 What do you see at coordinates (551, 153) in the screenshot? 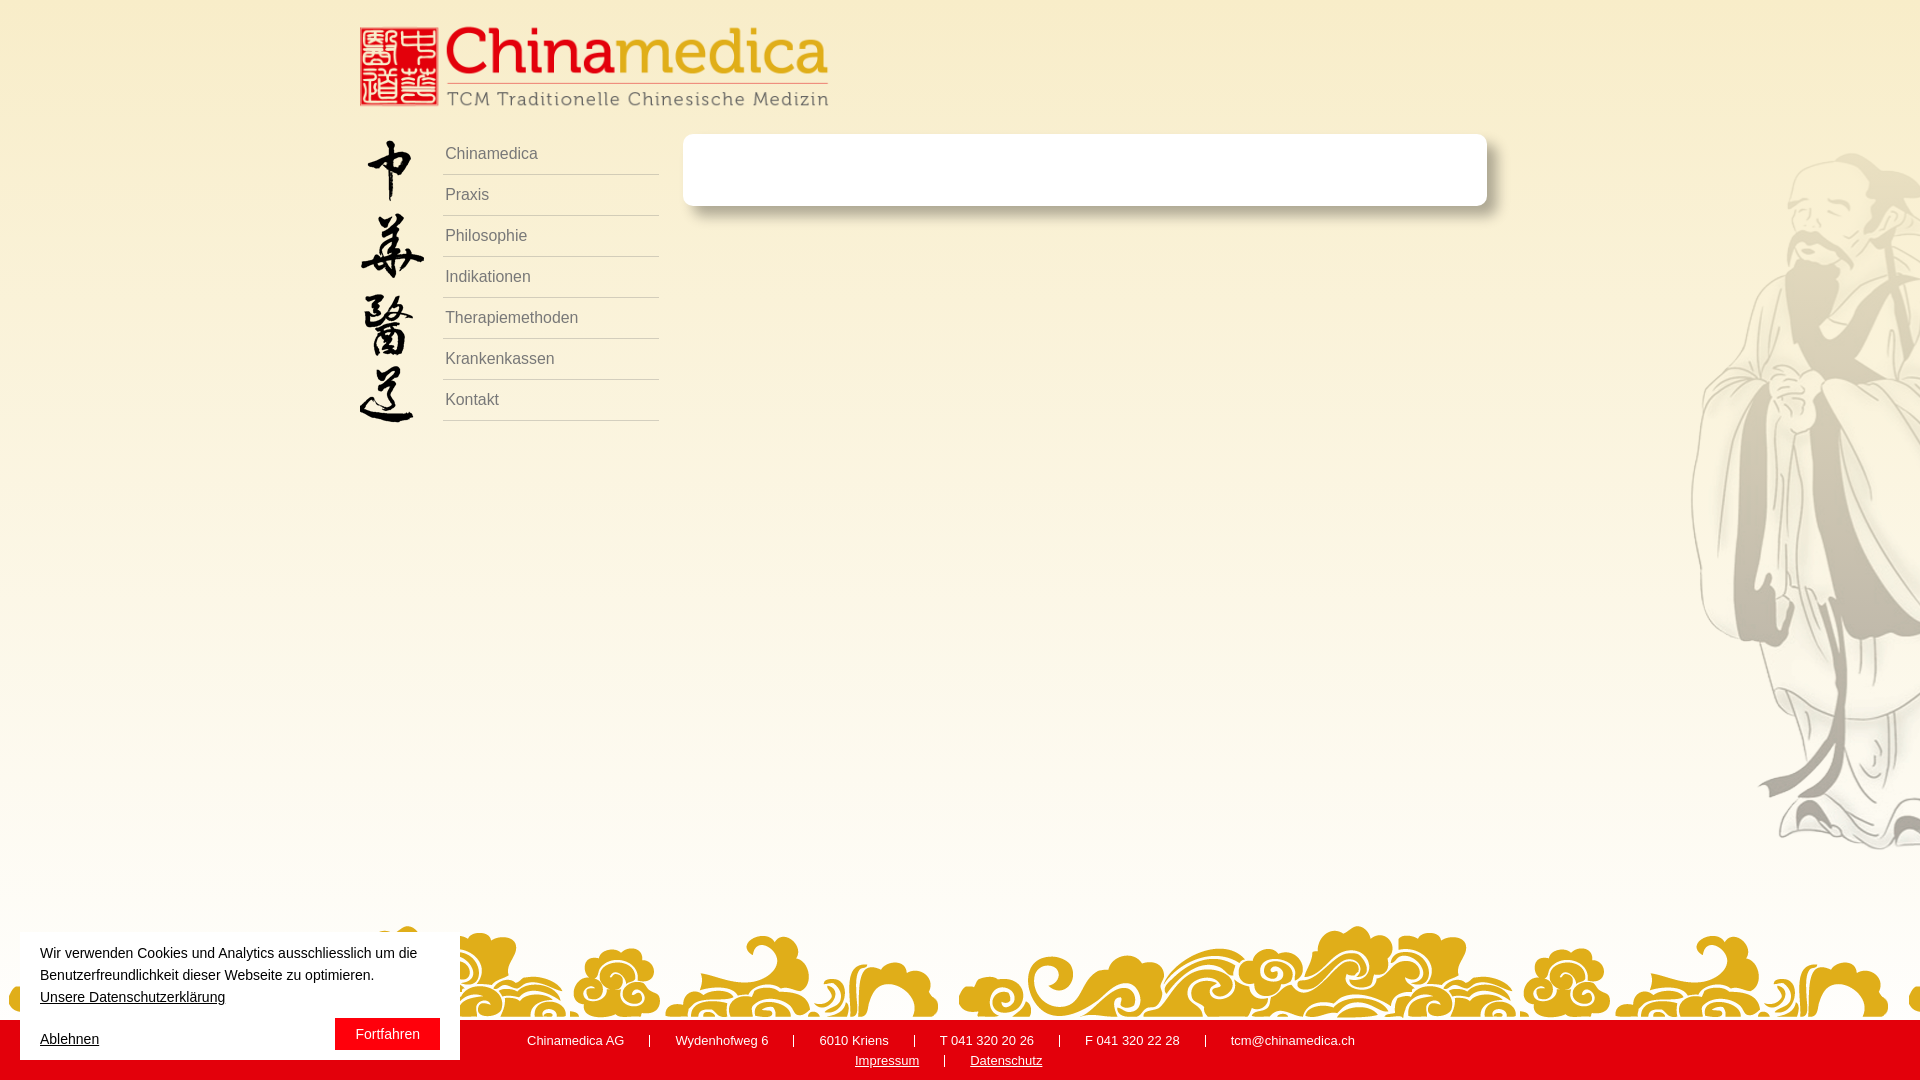
I see `'Chinamedica'` at bounding box center [551, 153].